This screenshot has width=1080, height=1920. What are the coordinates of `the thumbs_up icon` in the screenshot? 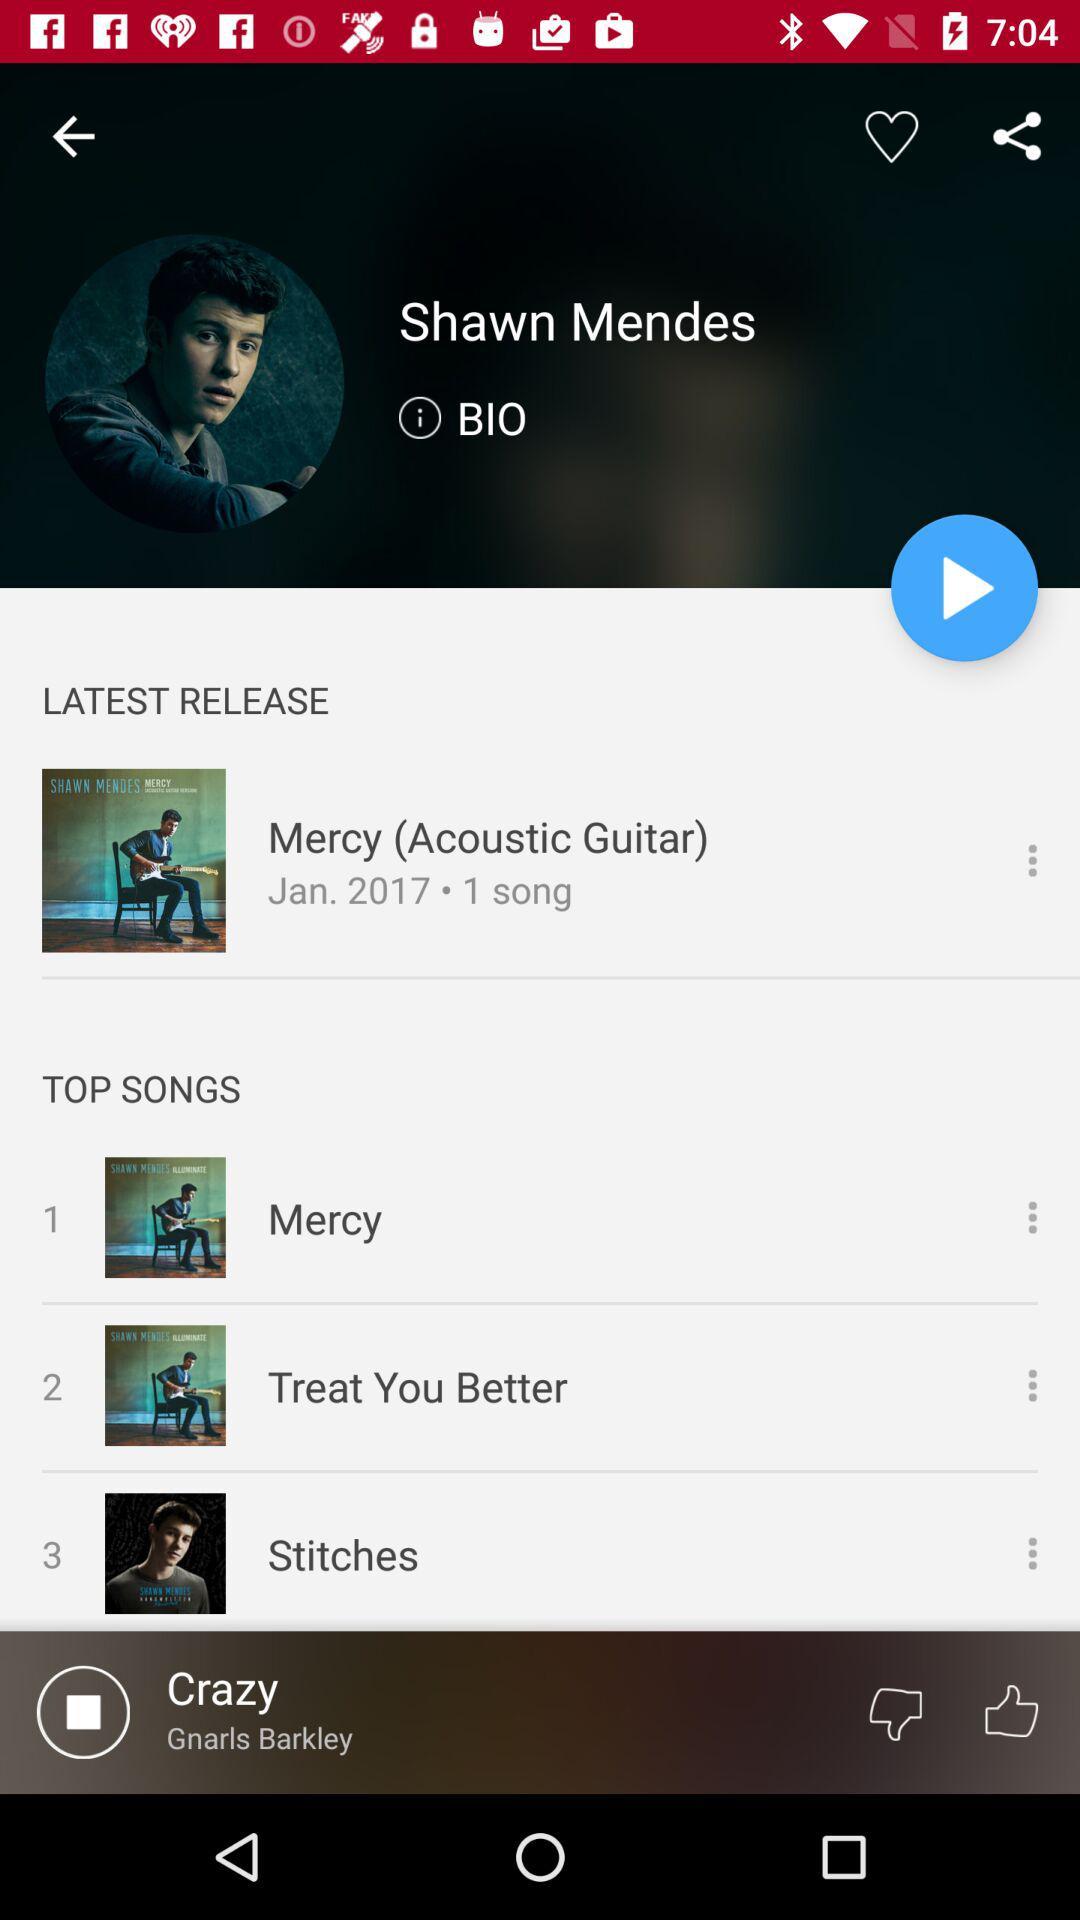 It's located at (1011, 1711).